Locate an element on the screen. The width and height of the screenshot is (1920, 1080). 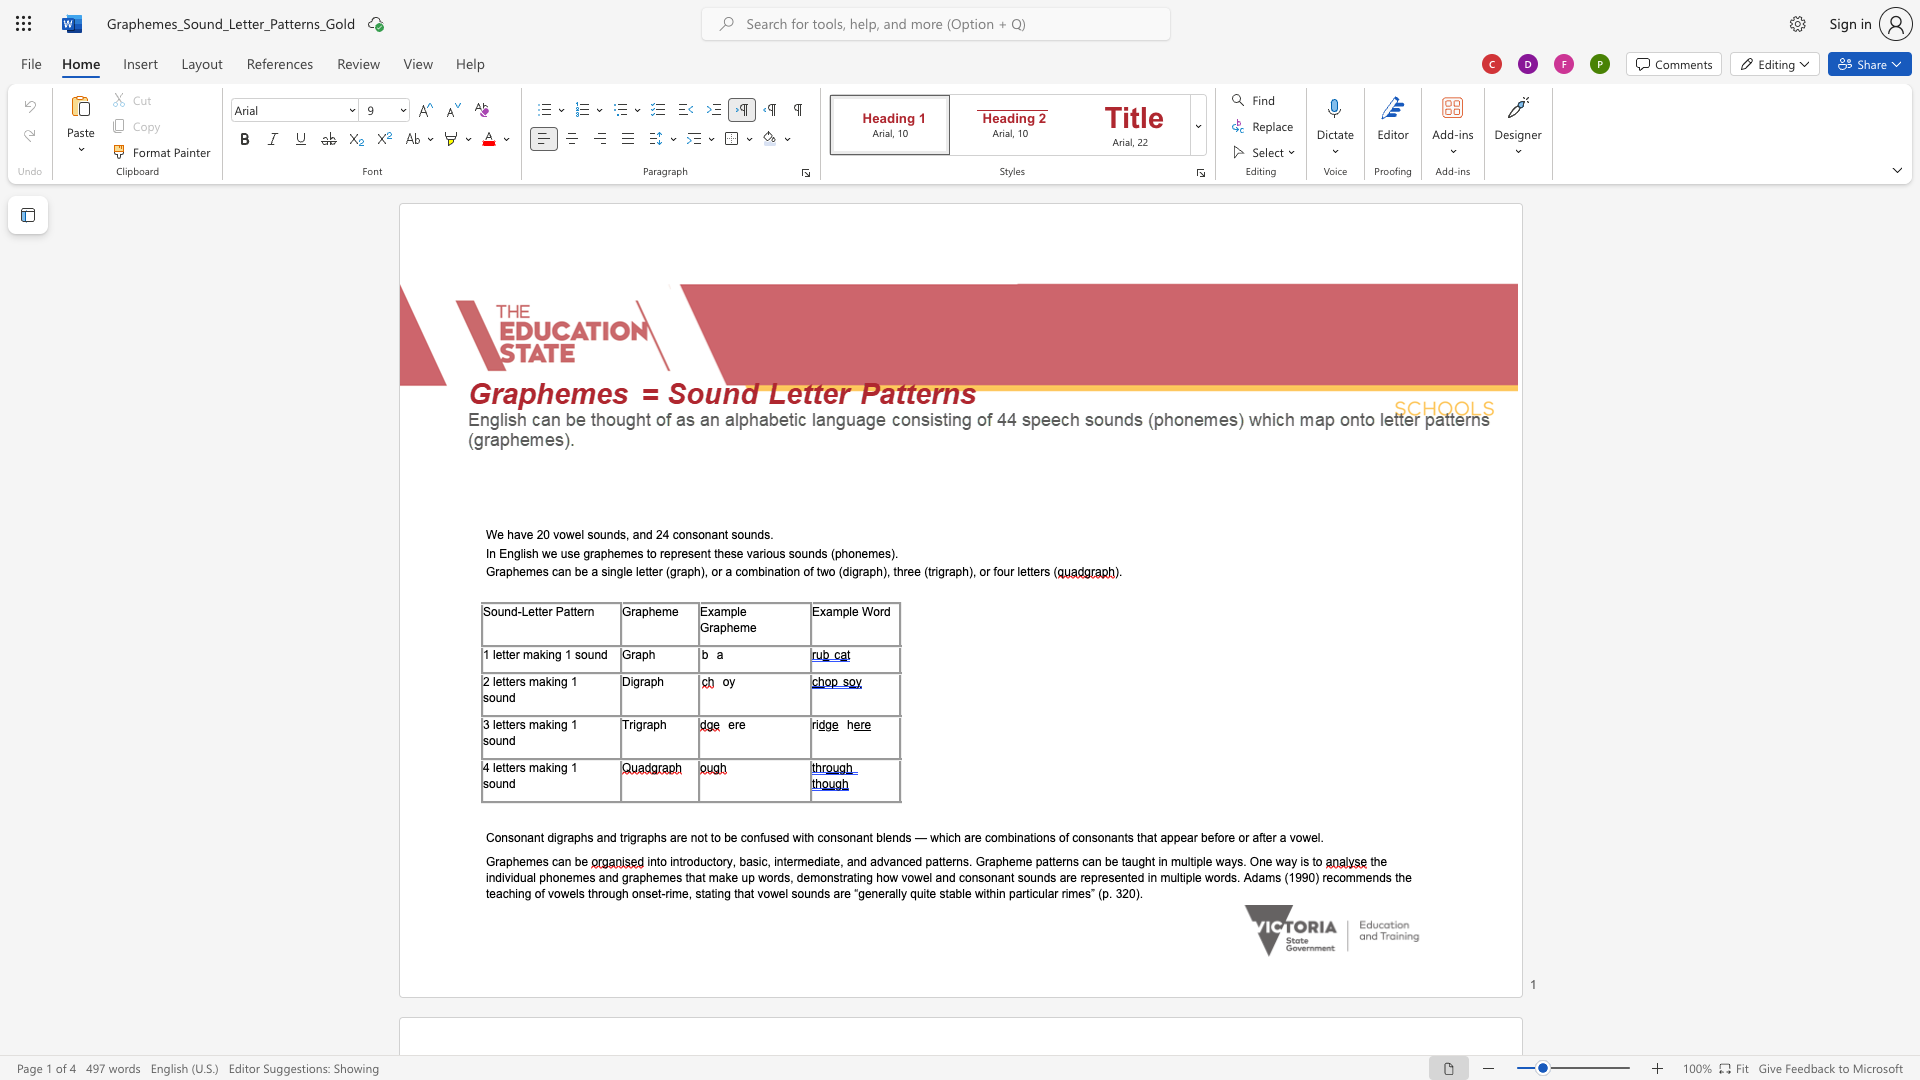
the 2th character "p" in the text is located at coordinates (722, 626).